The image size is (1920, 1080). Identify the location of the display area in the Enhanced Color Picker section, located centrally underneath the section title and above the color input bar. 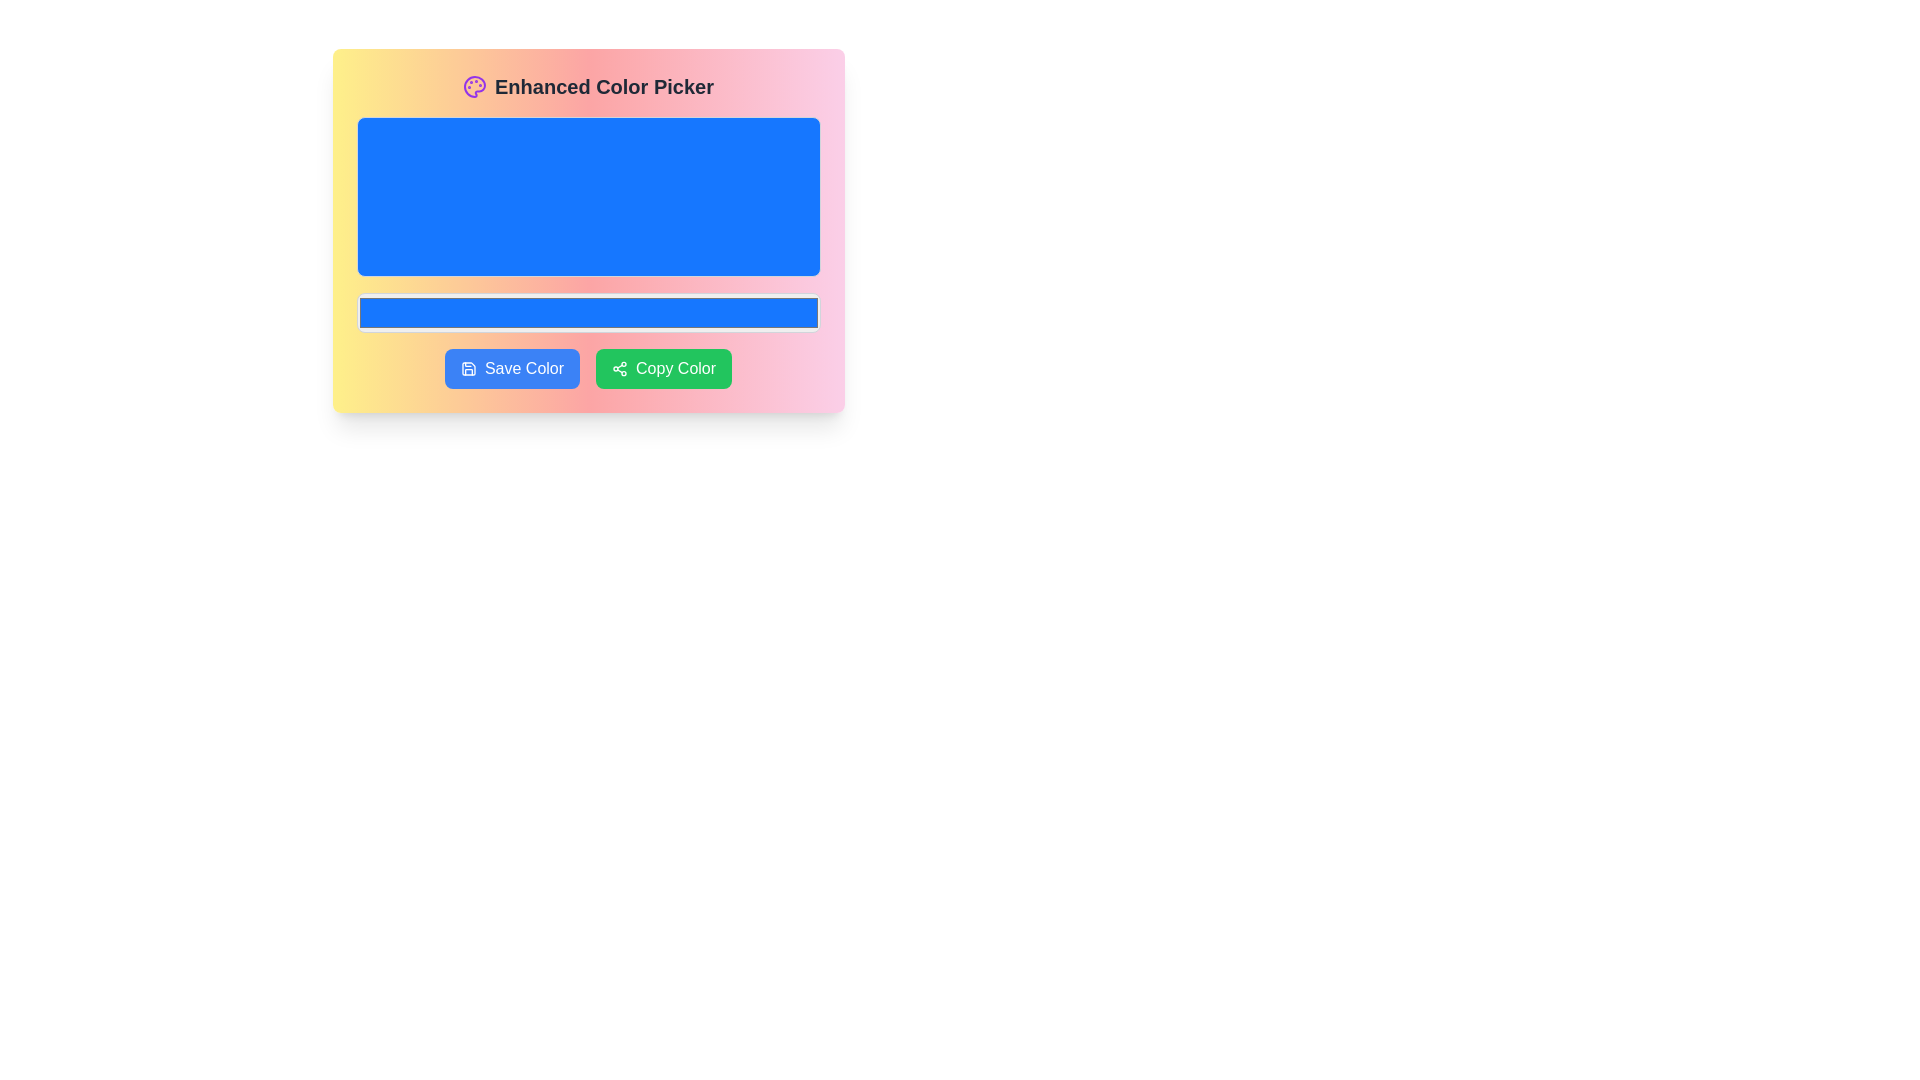
(587, 196).